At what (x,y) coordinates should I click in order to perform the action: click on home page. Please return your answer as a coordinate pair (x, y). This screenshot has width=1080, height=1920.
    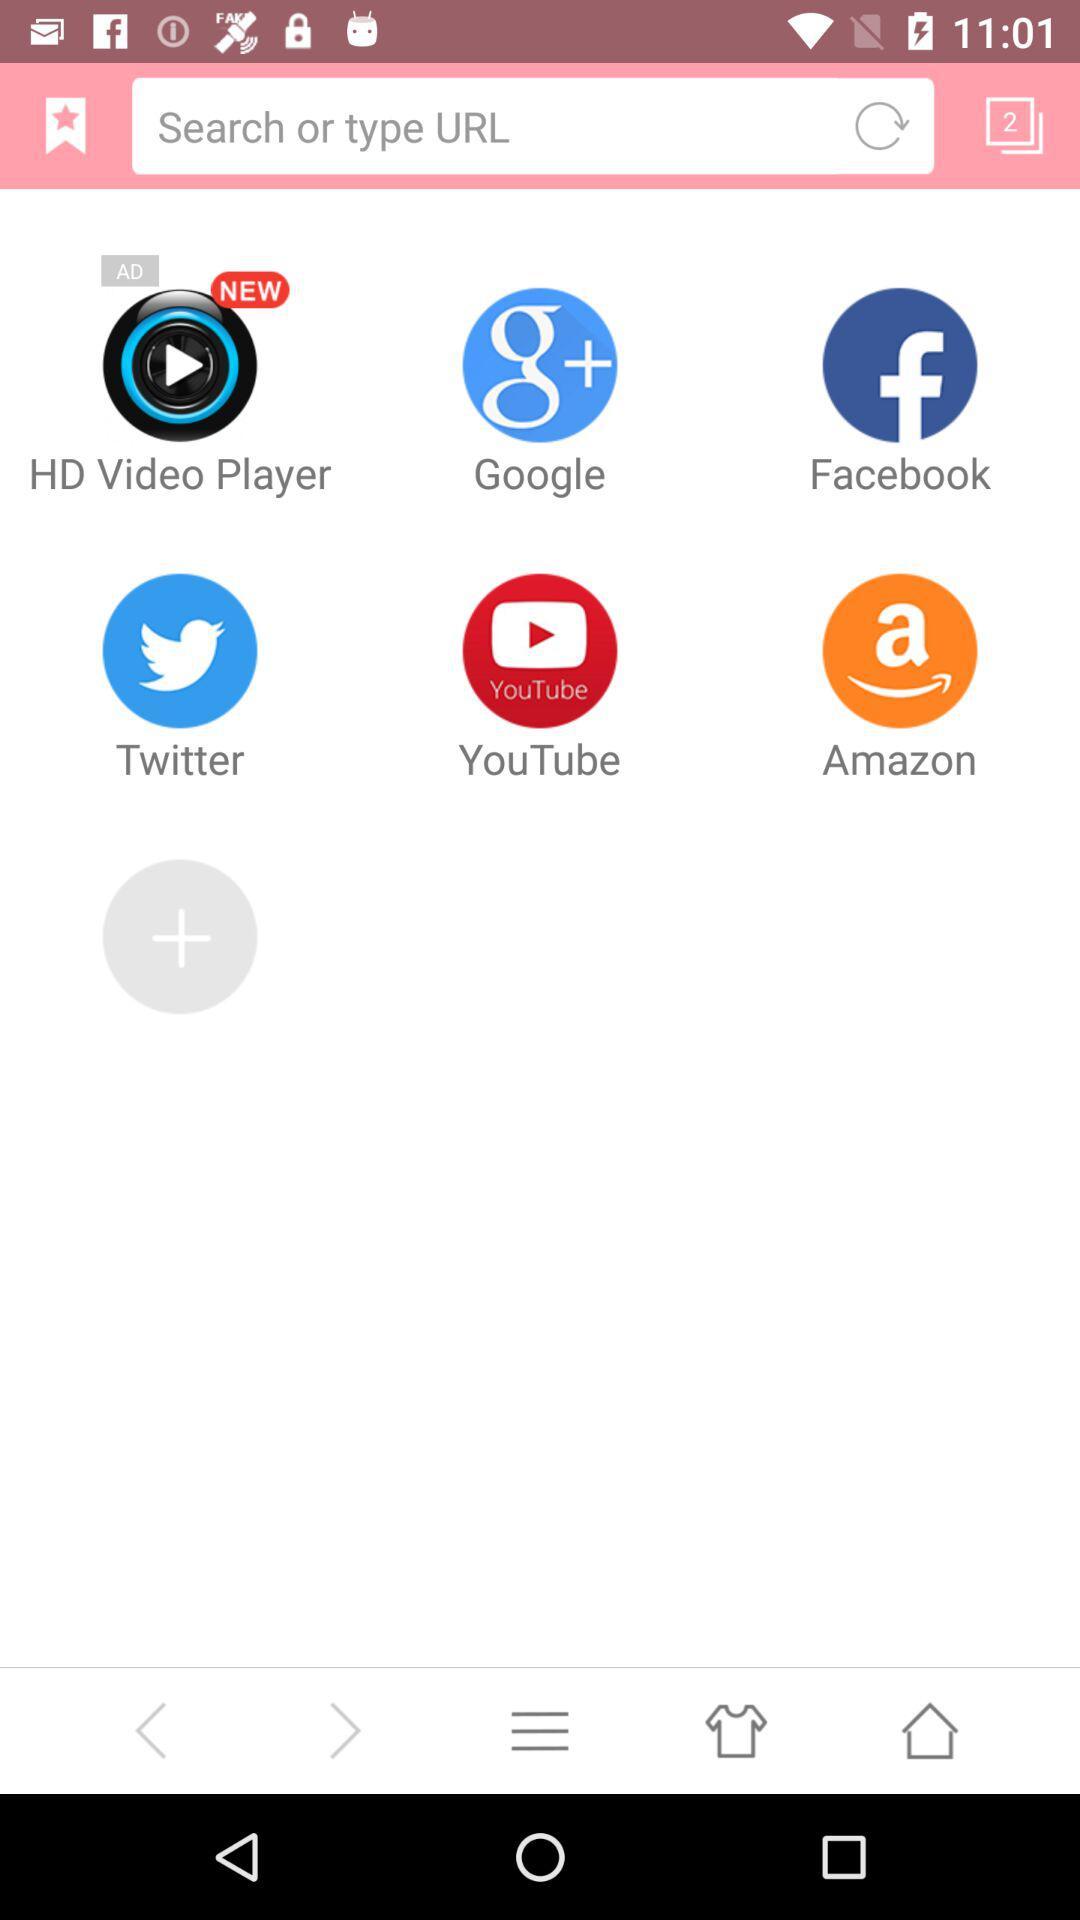
    Looking at the image, I should click on (64, 124).